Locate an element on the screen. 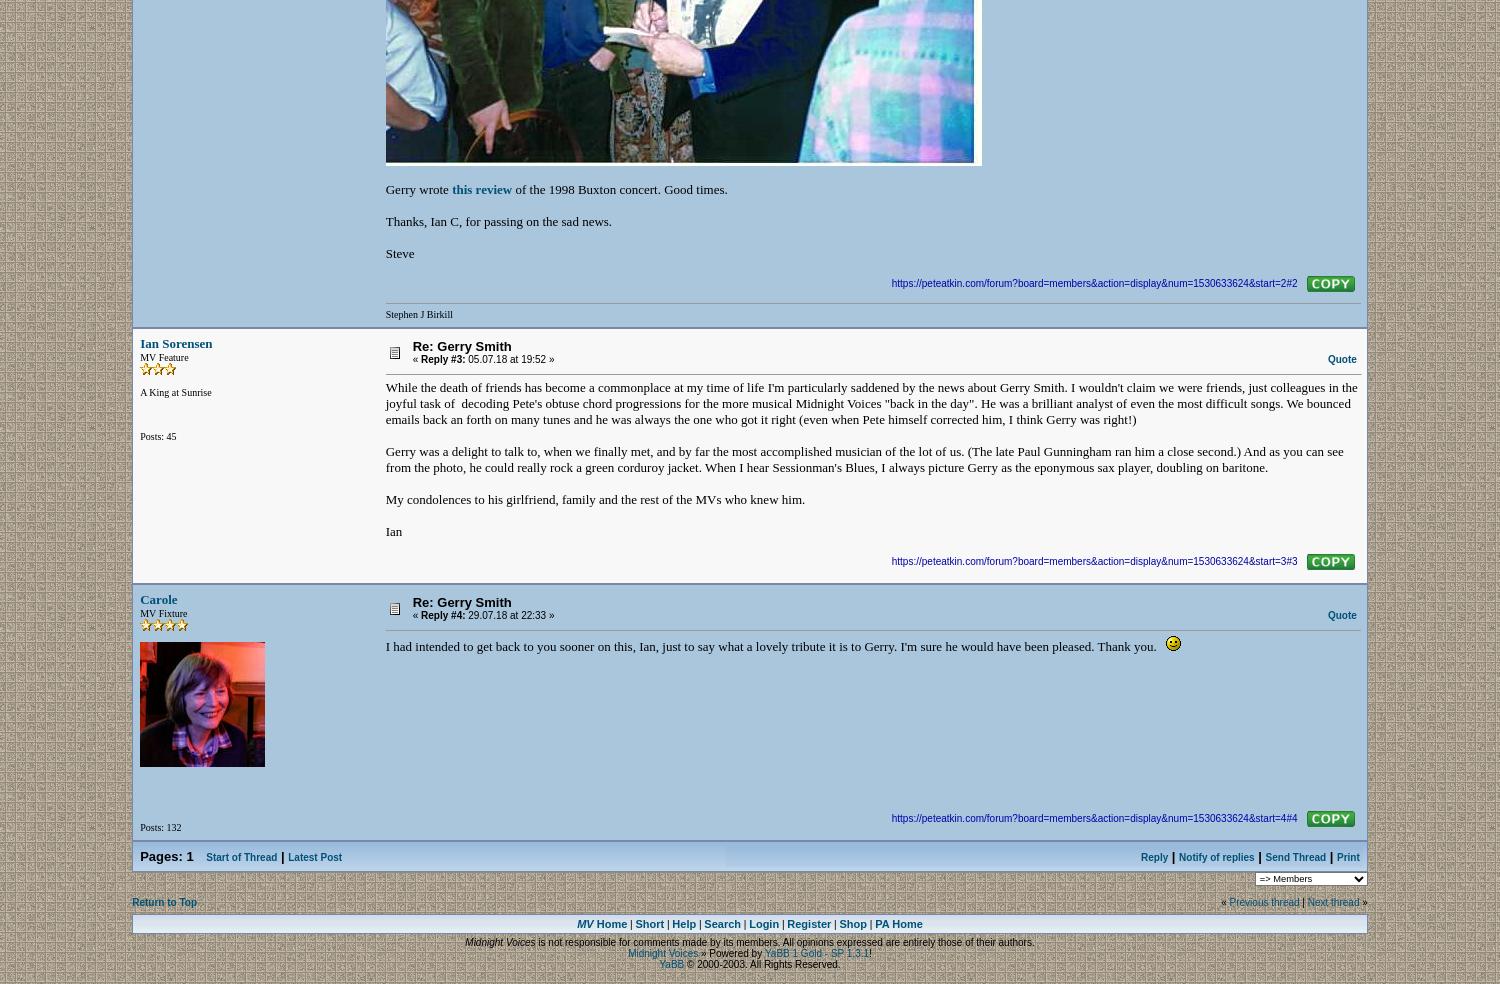  'Notify of replies' is located at coordinates (1215, 856).